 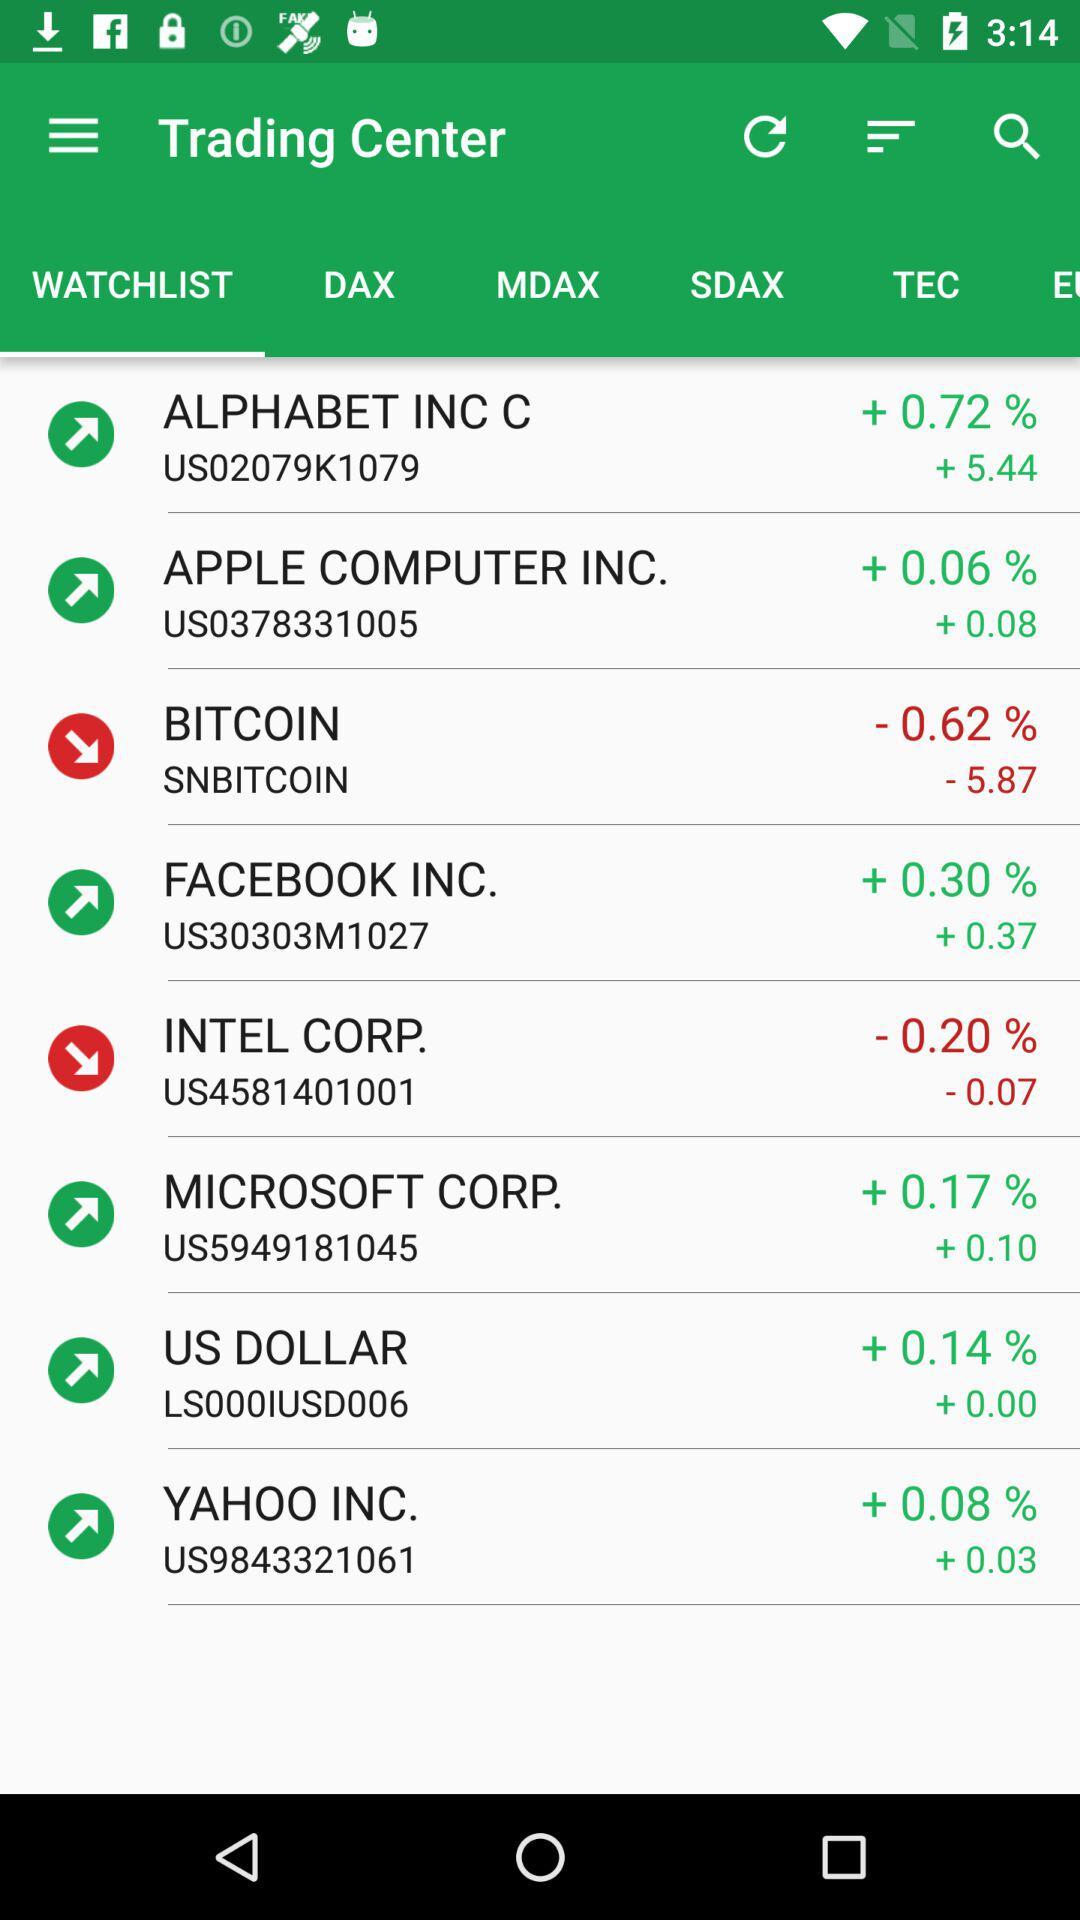 I want to click on icon above the watchlist icon, so click(x=72, y=135).